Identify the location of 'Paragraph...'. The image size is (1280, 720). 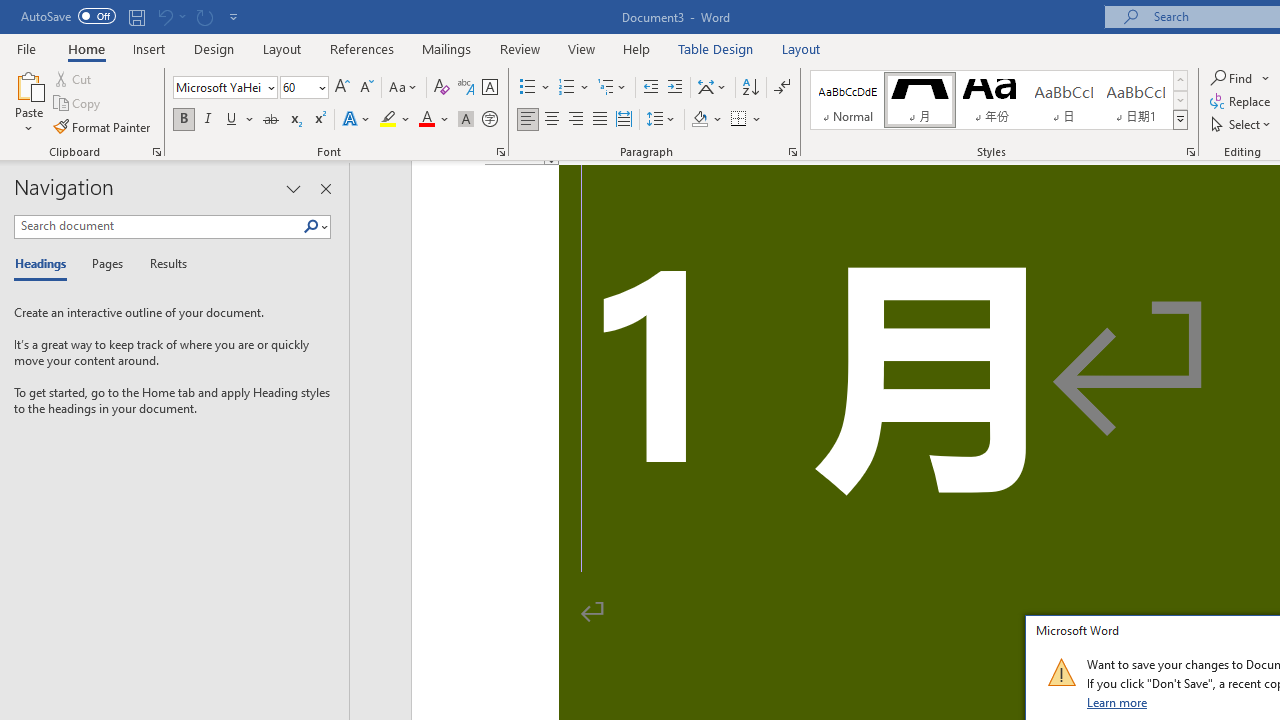
(791, 150).